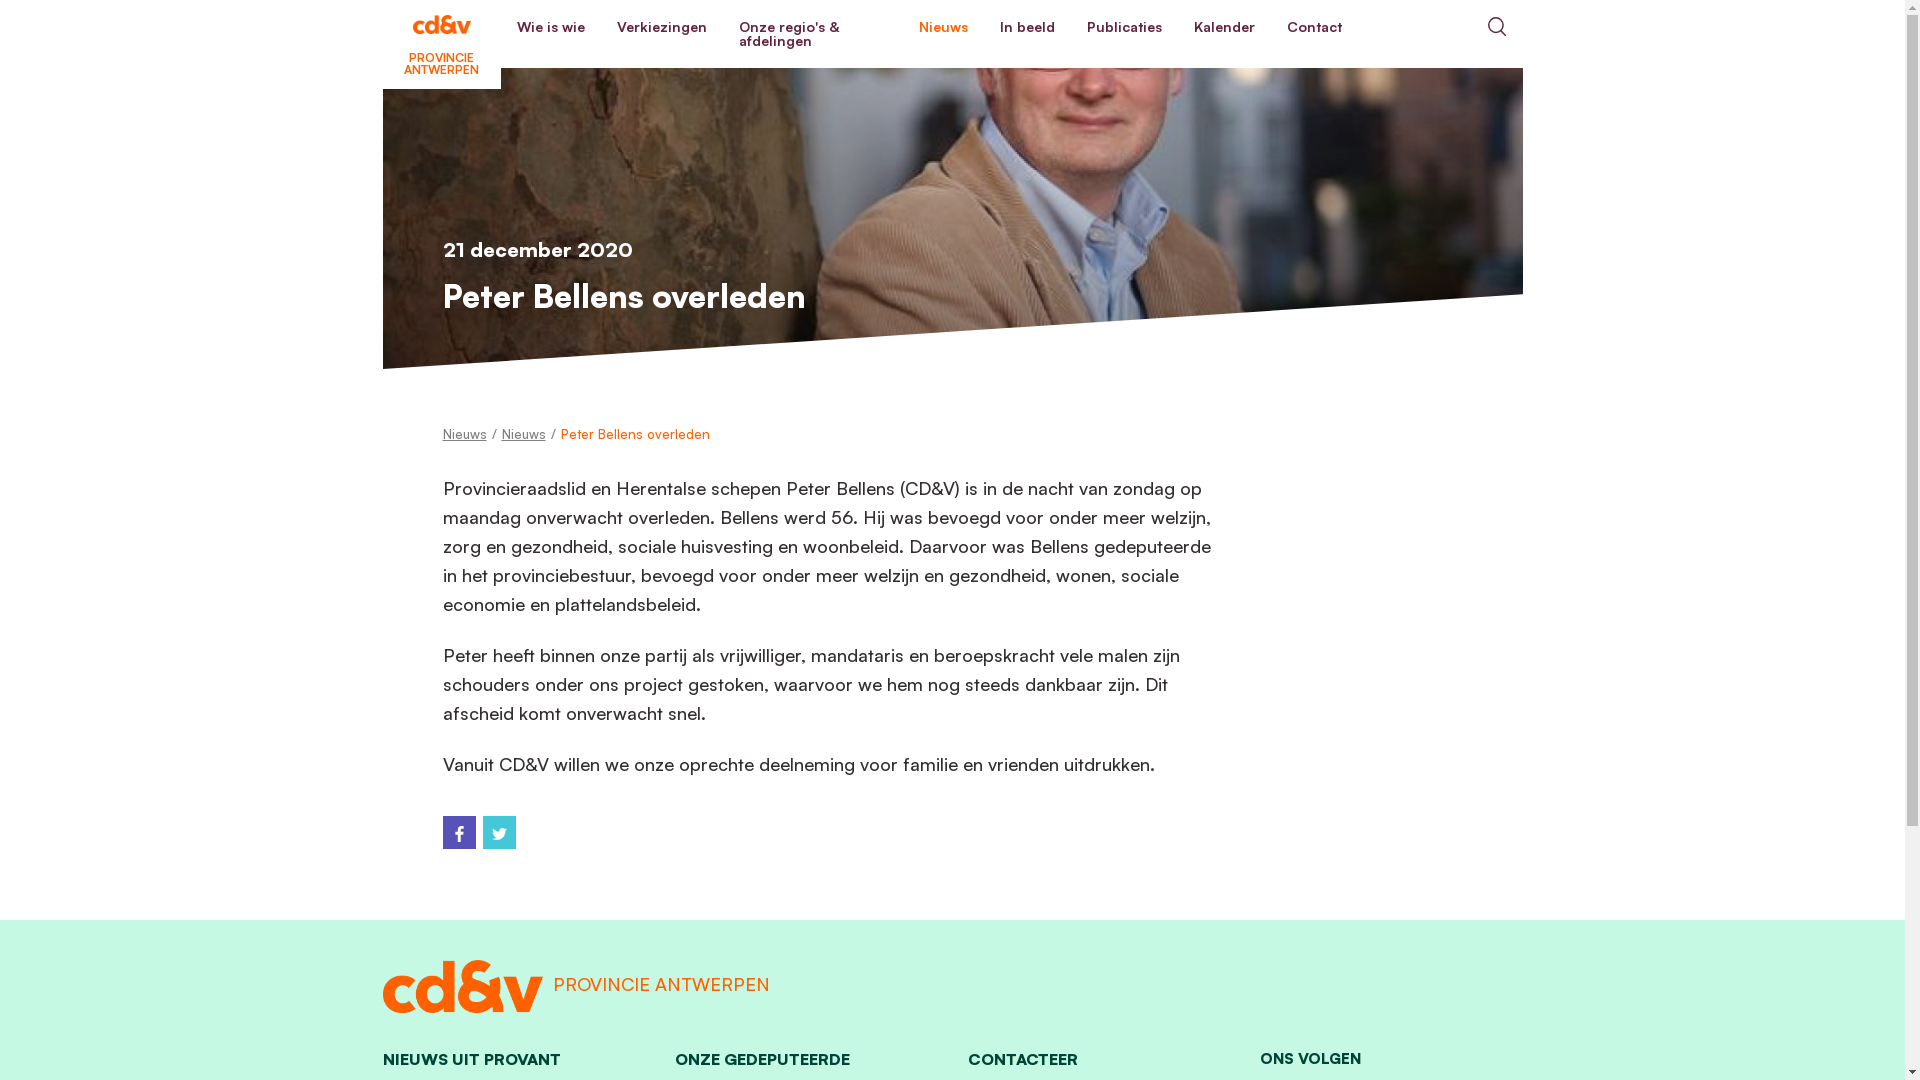  Describe the element at coordinates (440, 26) in the screenshot. I see `'PROVINCIE ANTWERPEN'` at that location.